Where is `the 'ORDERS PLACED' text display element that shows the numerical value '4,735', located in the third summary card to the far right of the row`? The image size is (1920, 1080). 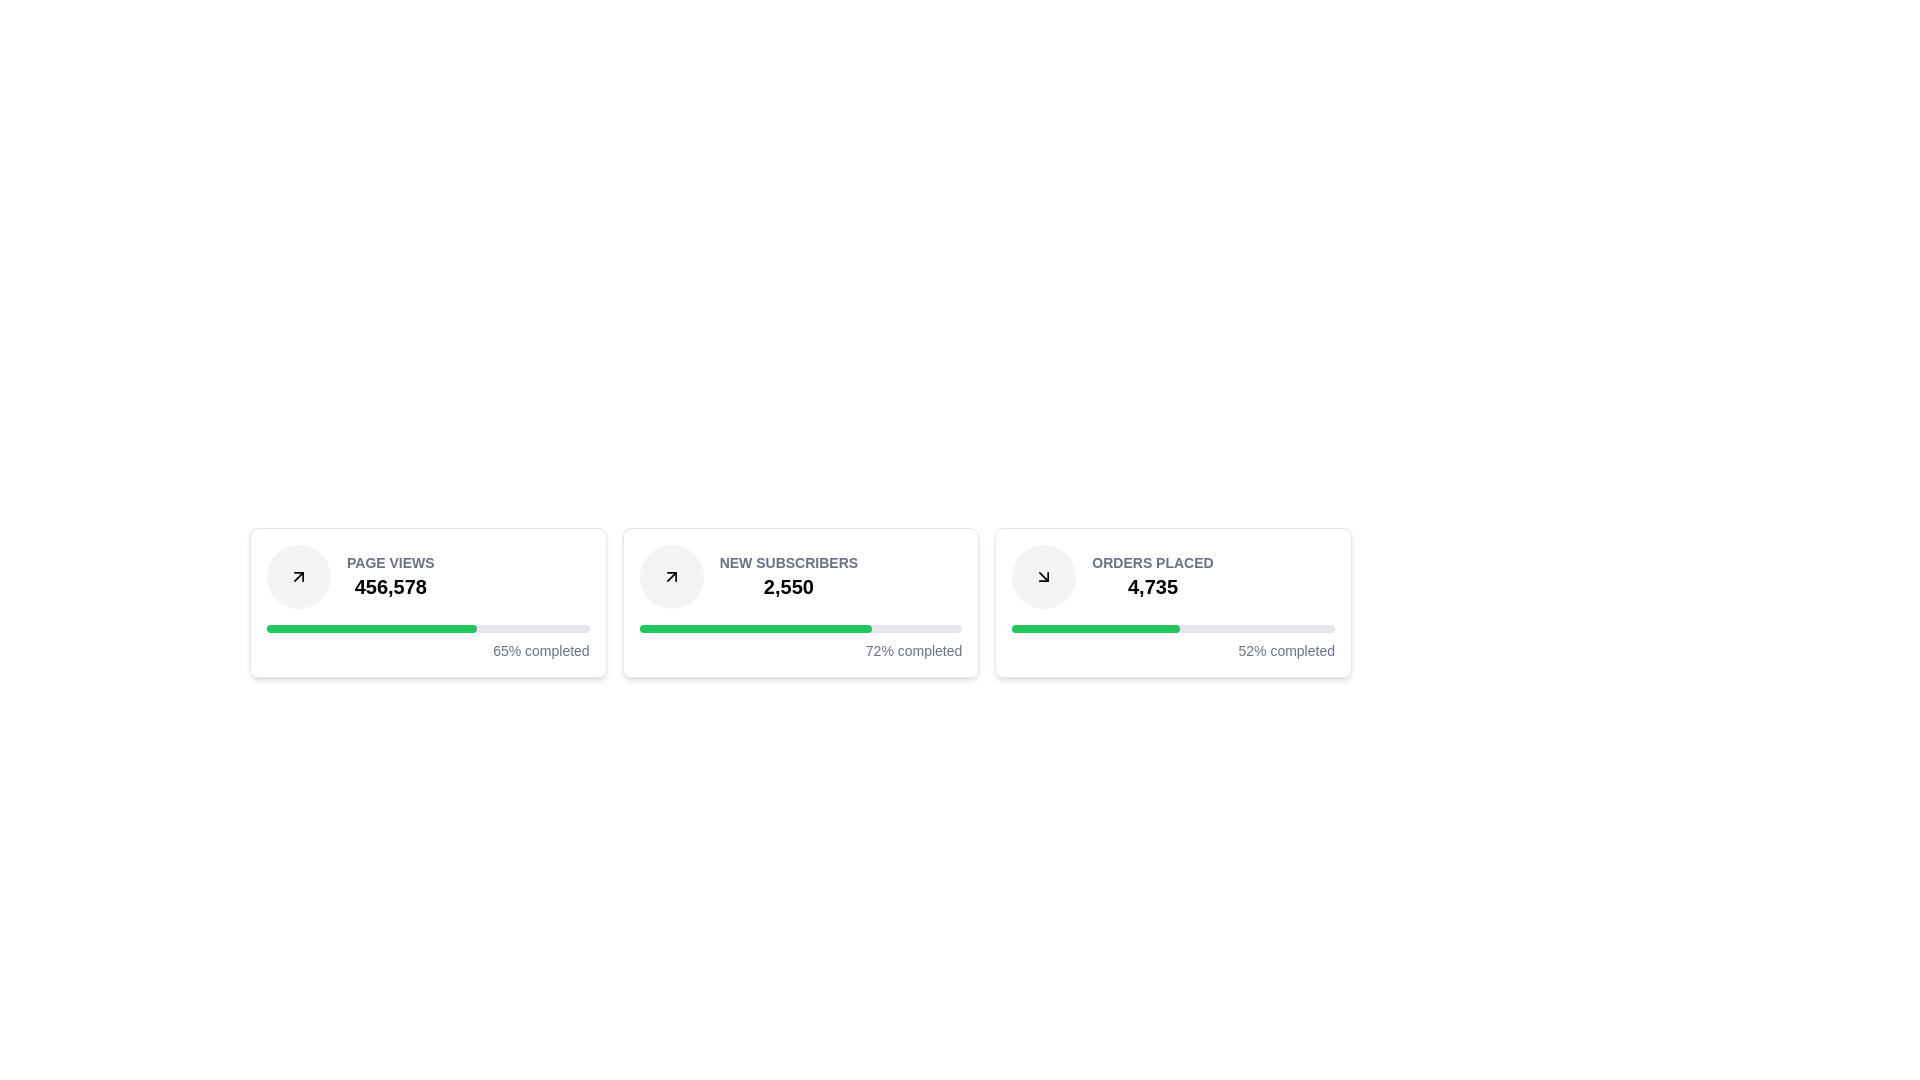
the 'ORDERS PLACED' text display element that shows the numerical value '4,735', located in the third summary card to the far right of the row is located at coordinates (1152, 577).